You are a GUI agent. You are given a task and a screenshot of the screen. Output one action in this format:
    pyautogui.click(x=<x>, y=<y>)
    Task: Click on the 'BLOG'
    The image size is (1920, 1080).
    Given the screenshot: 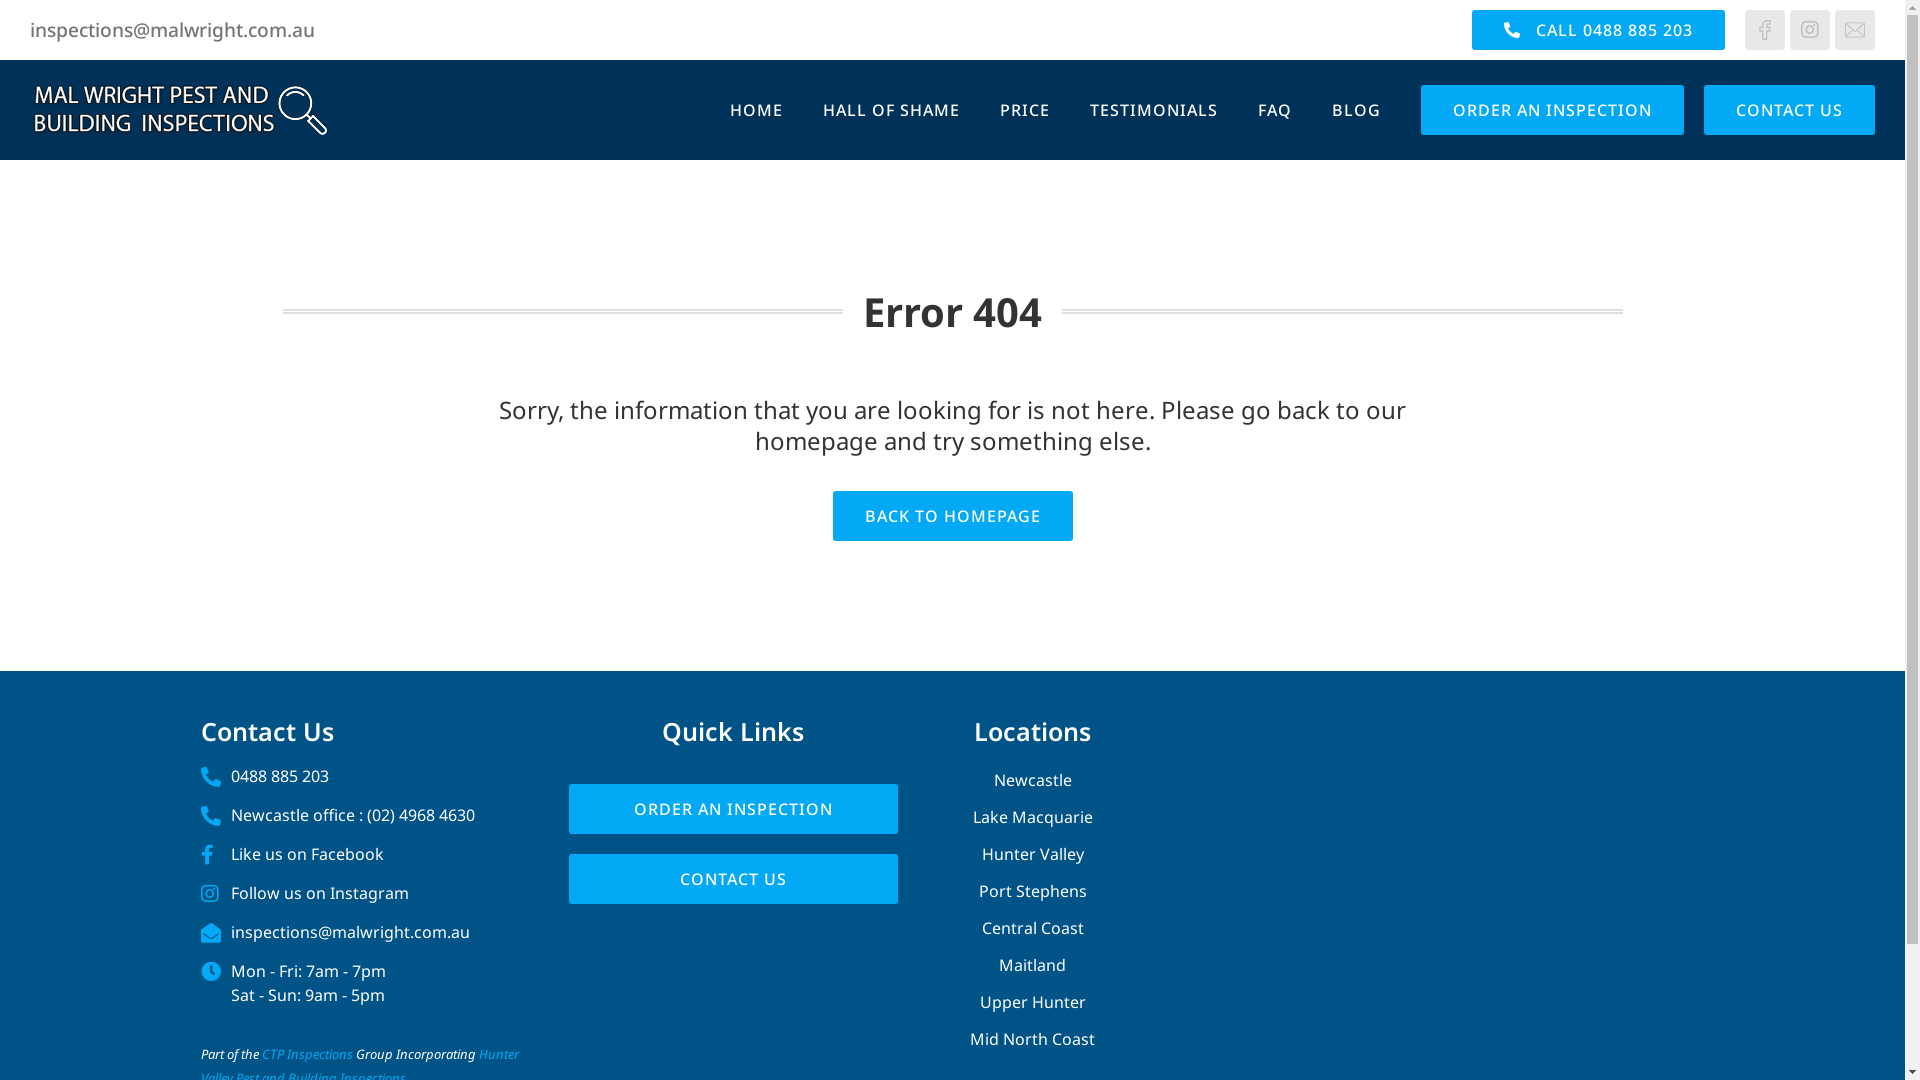 What is the action you would take?
    pyautogui.click(x=1356, y=110)
    